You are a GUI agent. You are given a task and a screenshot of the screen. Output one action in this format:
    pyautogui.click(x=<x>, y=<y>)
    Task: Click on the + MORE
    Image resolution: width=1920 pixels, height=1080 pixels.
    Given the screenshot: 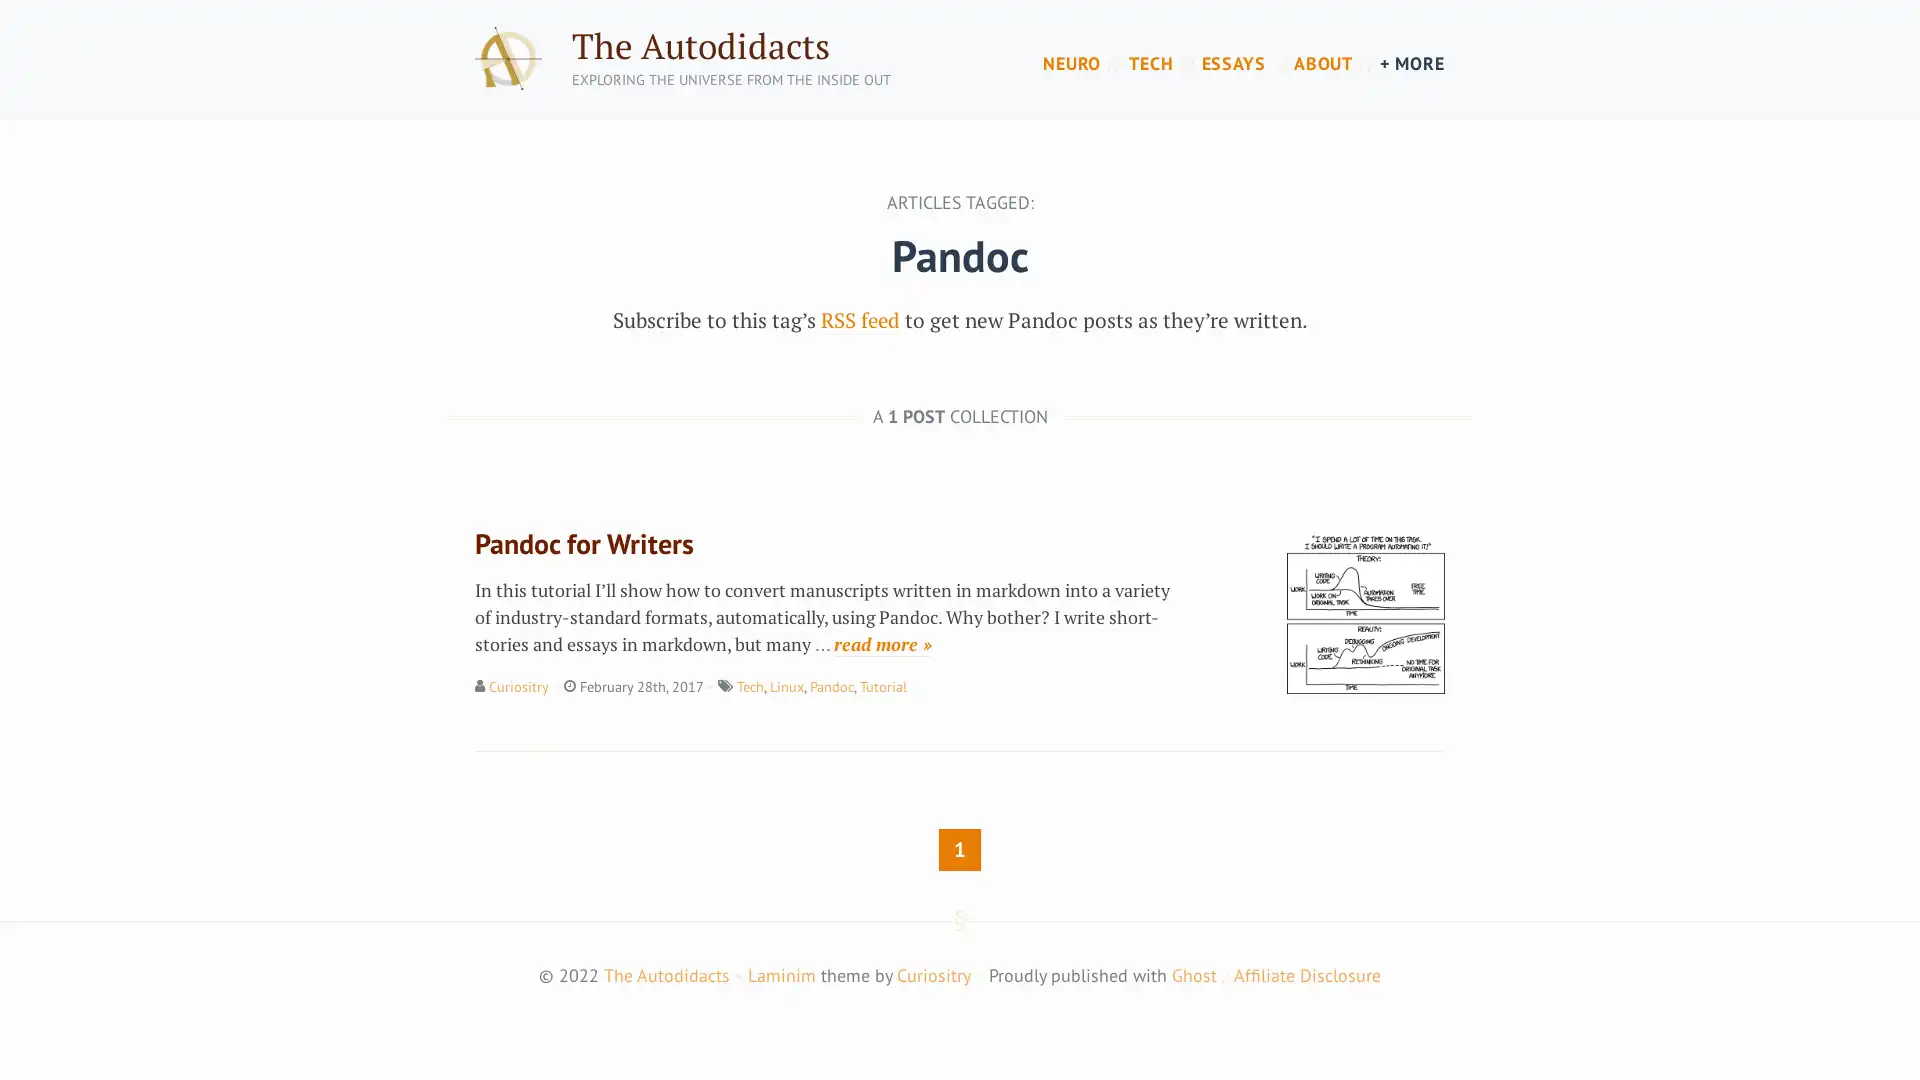 What is the action you would take?
    pyautogui.click(x=1409, y=61)
    